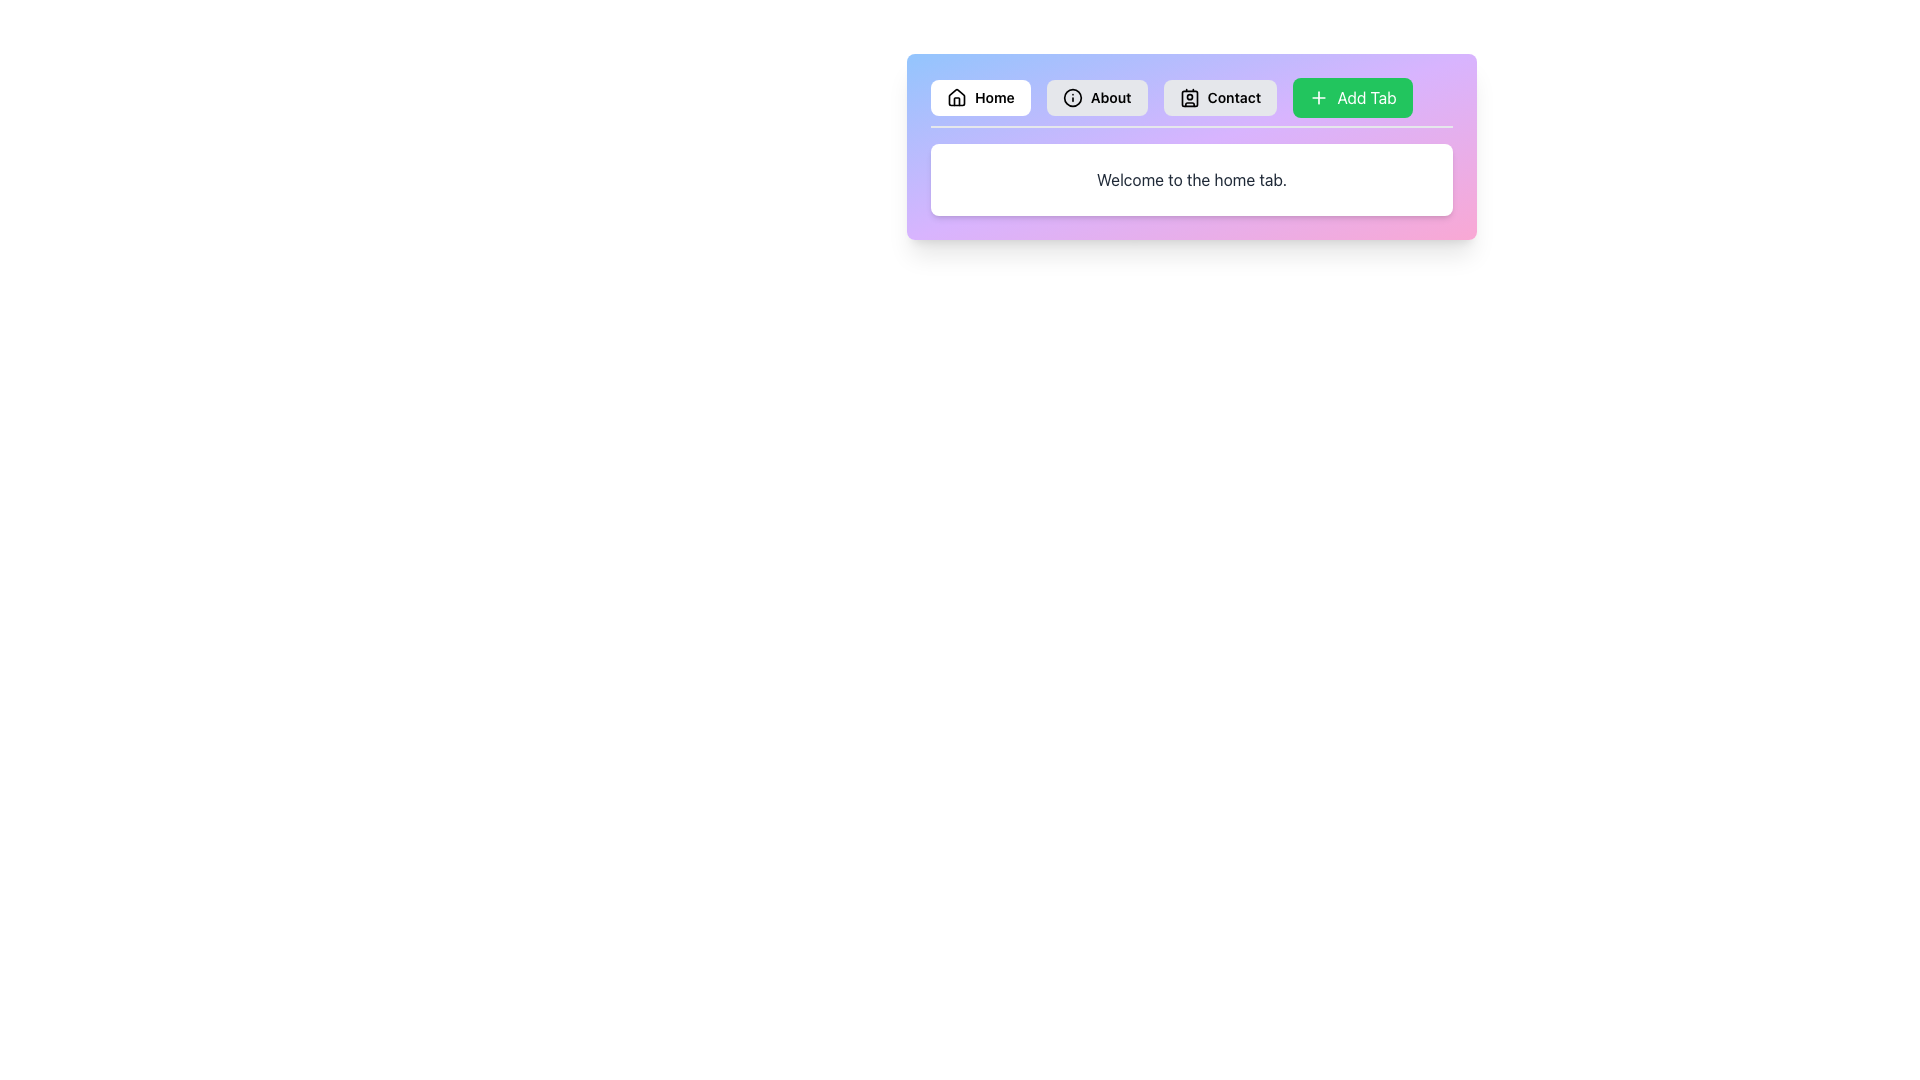  What do you see at coordinates (1189, 98) in the screenshot?
I see `the graphical shape element that serves as the background for the 'Contact' icon in the navigation bar, located between the 'About' button and the 'Add Tab' button` at bounding box center [1189, 98].